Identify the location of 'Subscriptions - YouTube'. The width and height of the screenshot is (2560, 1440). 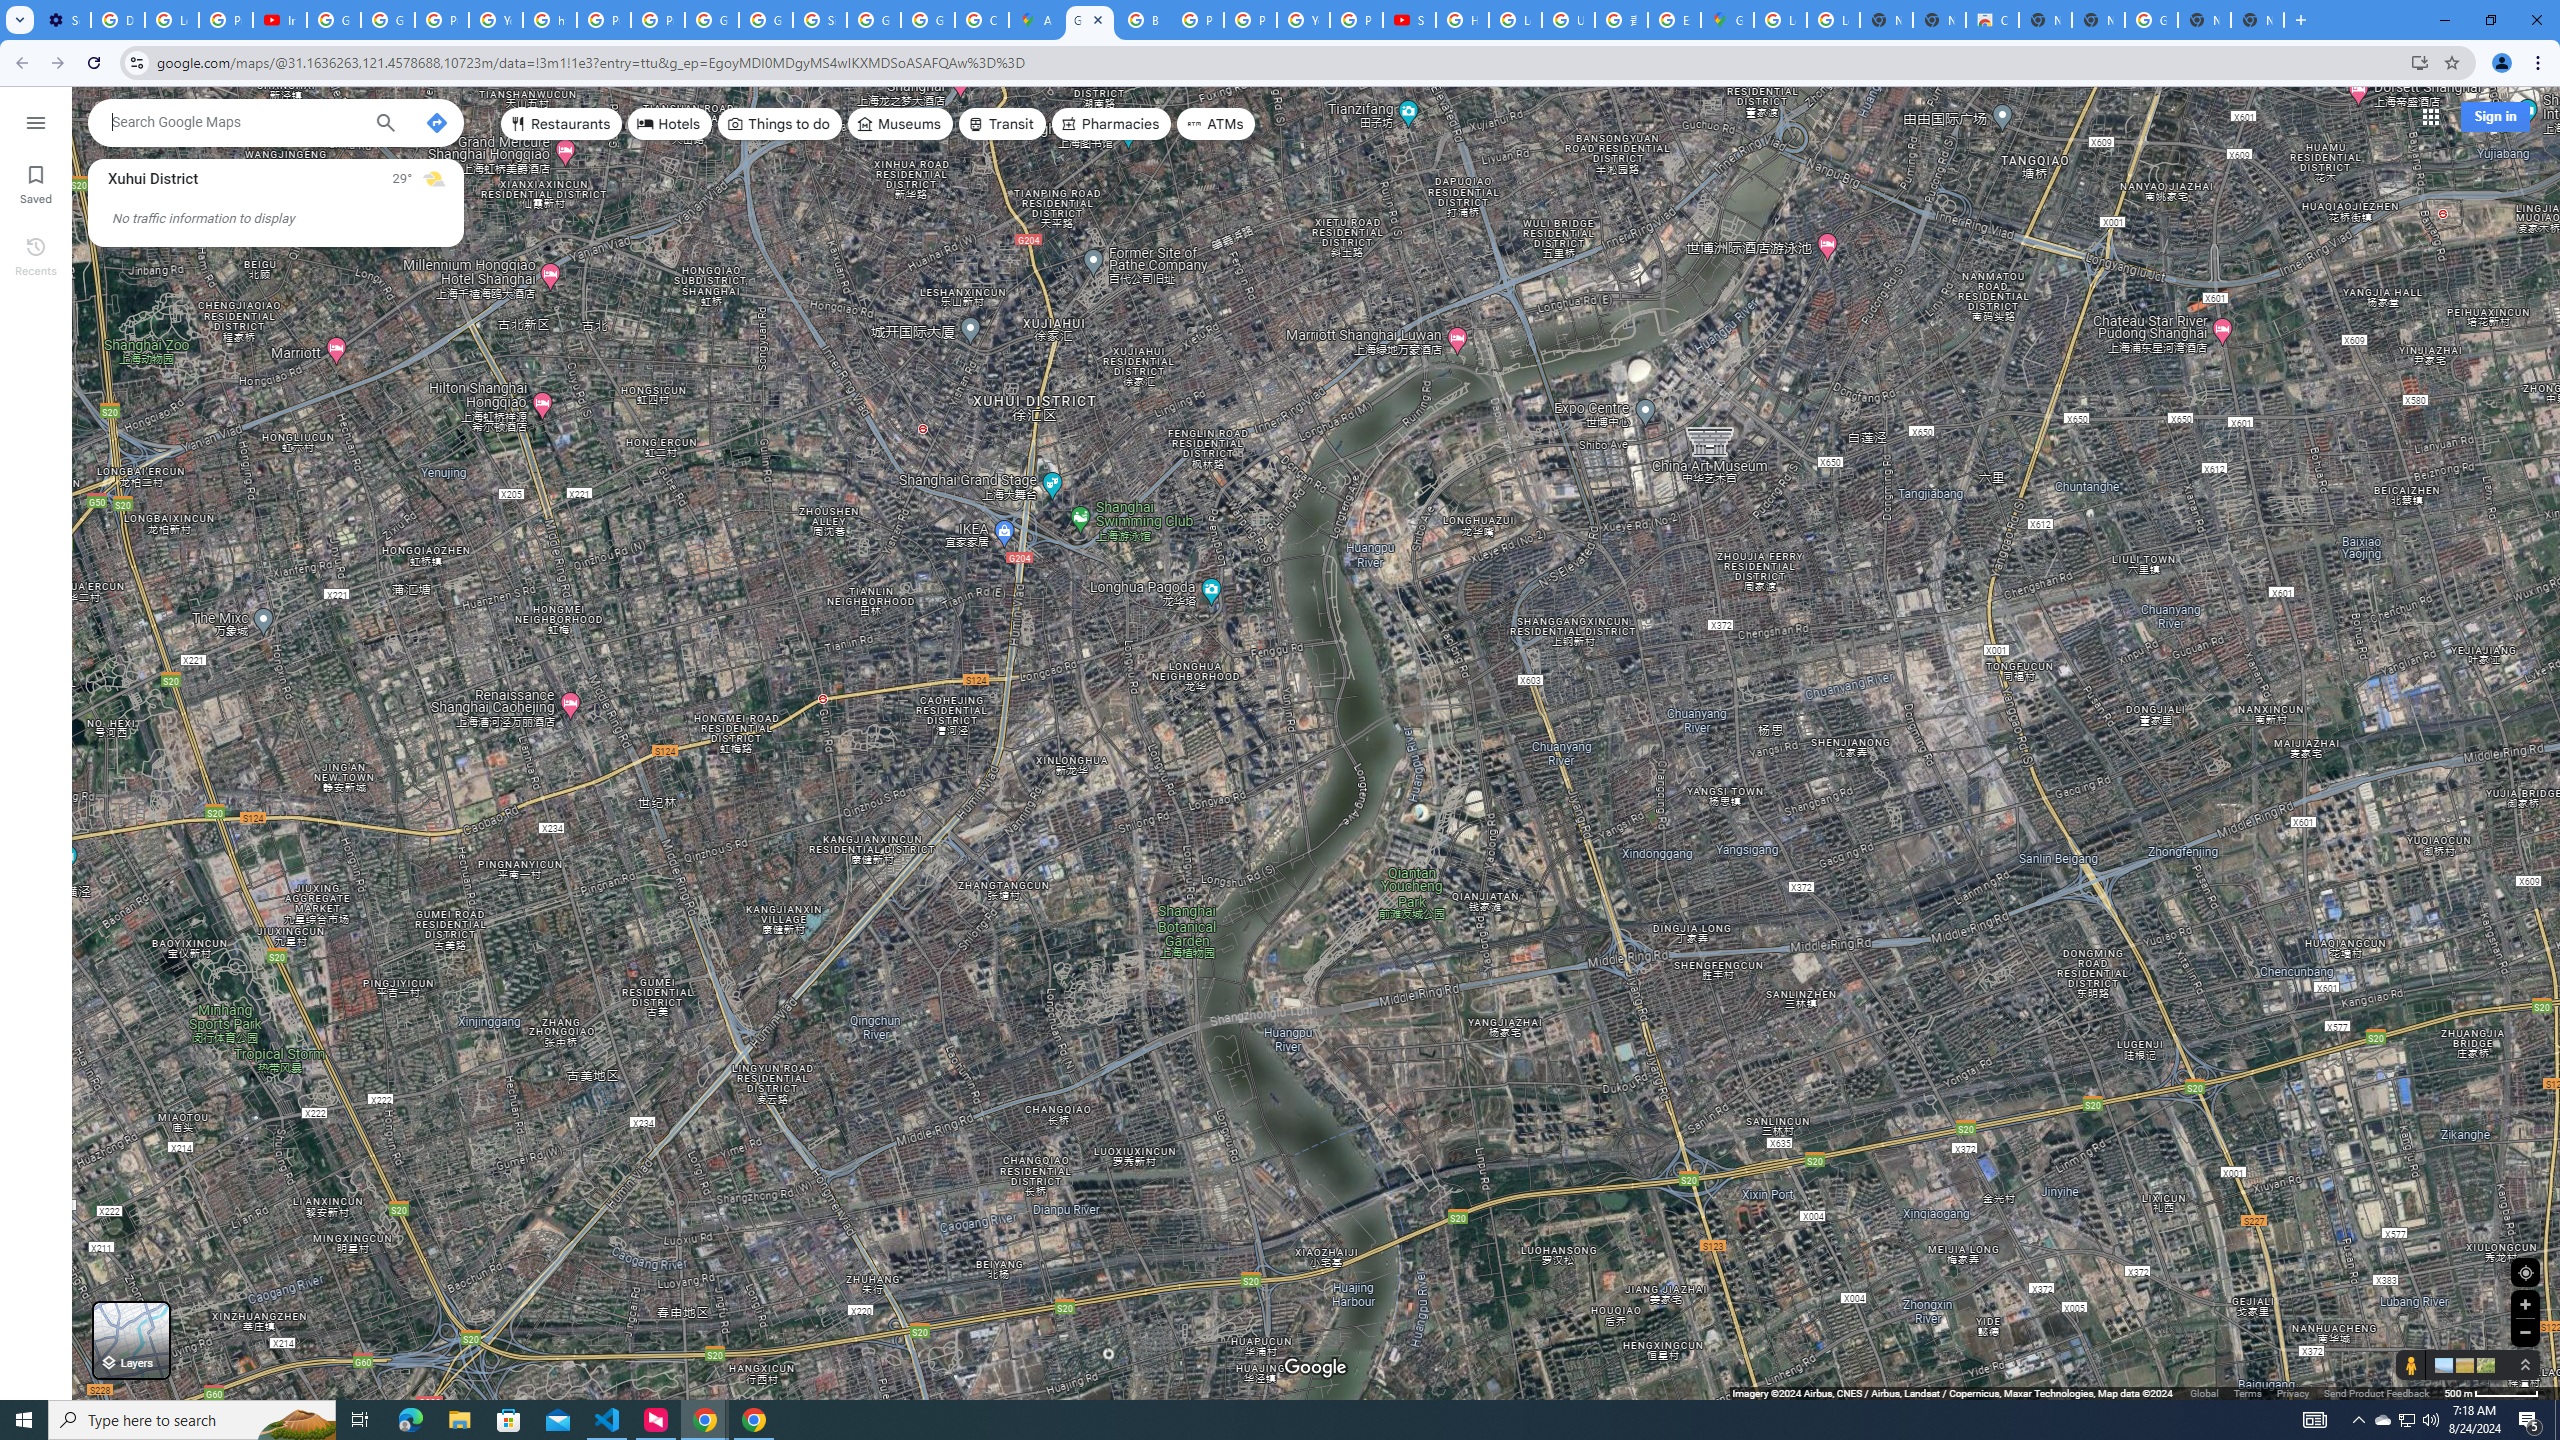
(1409, 19).